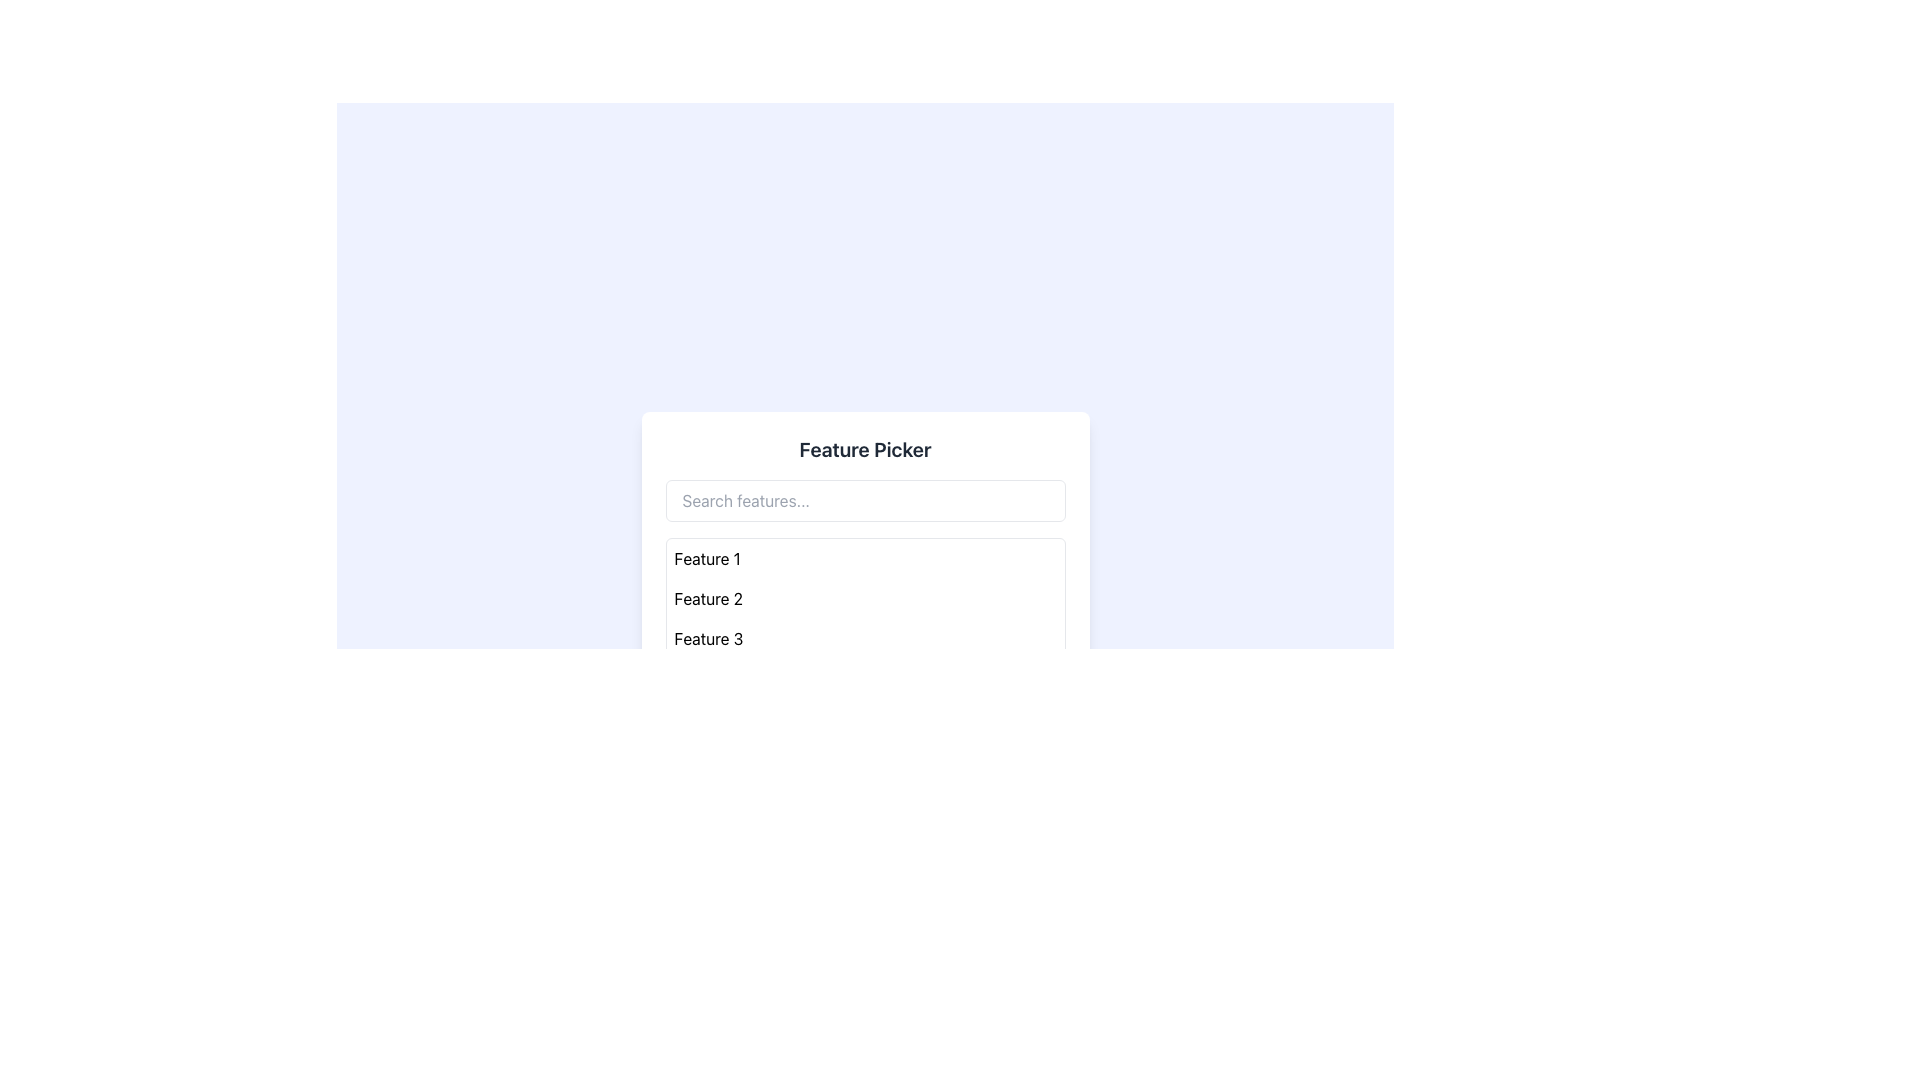 Image resolution: width=1920 pixels, height=1080 pixels. What do you see at coordinates (707, 559) in the screenshot?
I see `the first item in the selectable list of feature configuration options, located below the 'Search features...' bar in a white modal` at bounding box center [707, 559].